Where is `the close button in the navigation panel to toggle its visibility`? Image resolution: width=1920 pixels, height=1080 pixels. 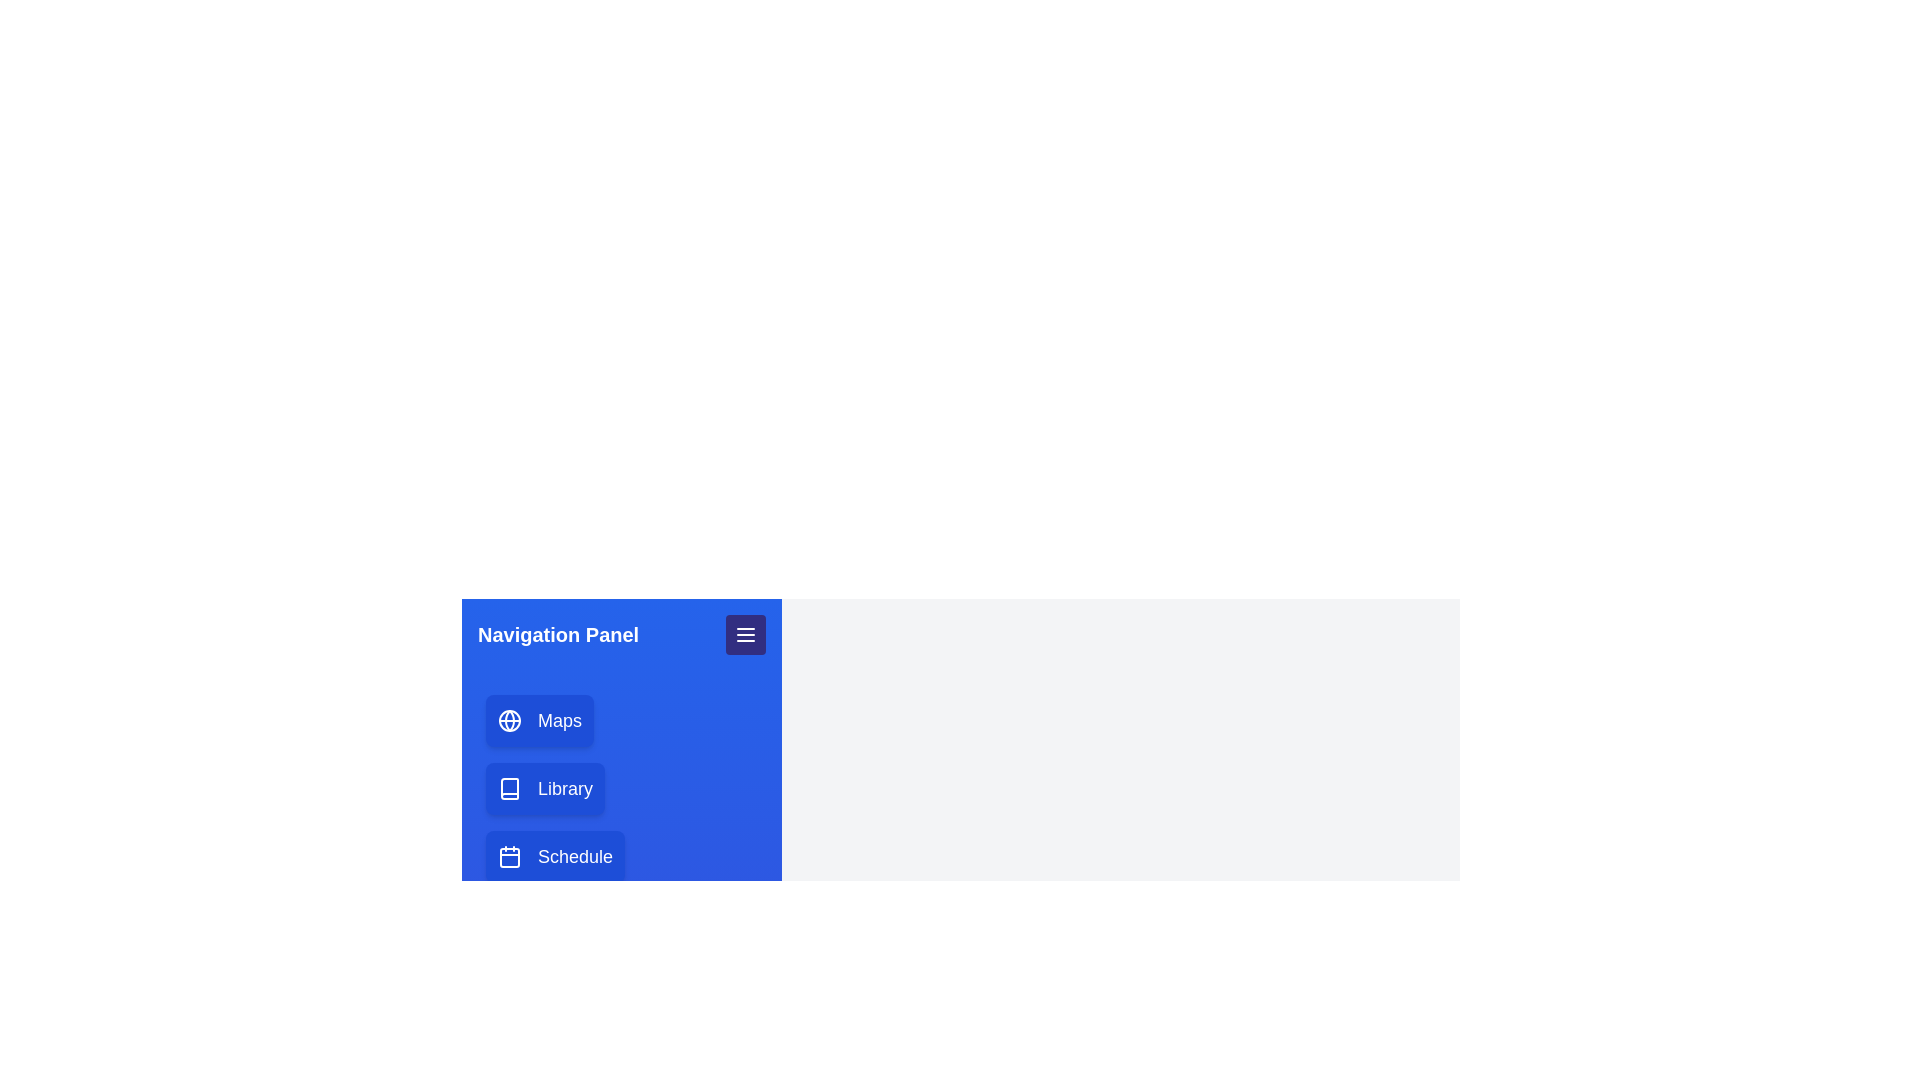 the close button in the navigation panel to toggle its visibility is located at coordinates (744, 635).